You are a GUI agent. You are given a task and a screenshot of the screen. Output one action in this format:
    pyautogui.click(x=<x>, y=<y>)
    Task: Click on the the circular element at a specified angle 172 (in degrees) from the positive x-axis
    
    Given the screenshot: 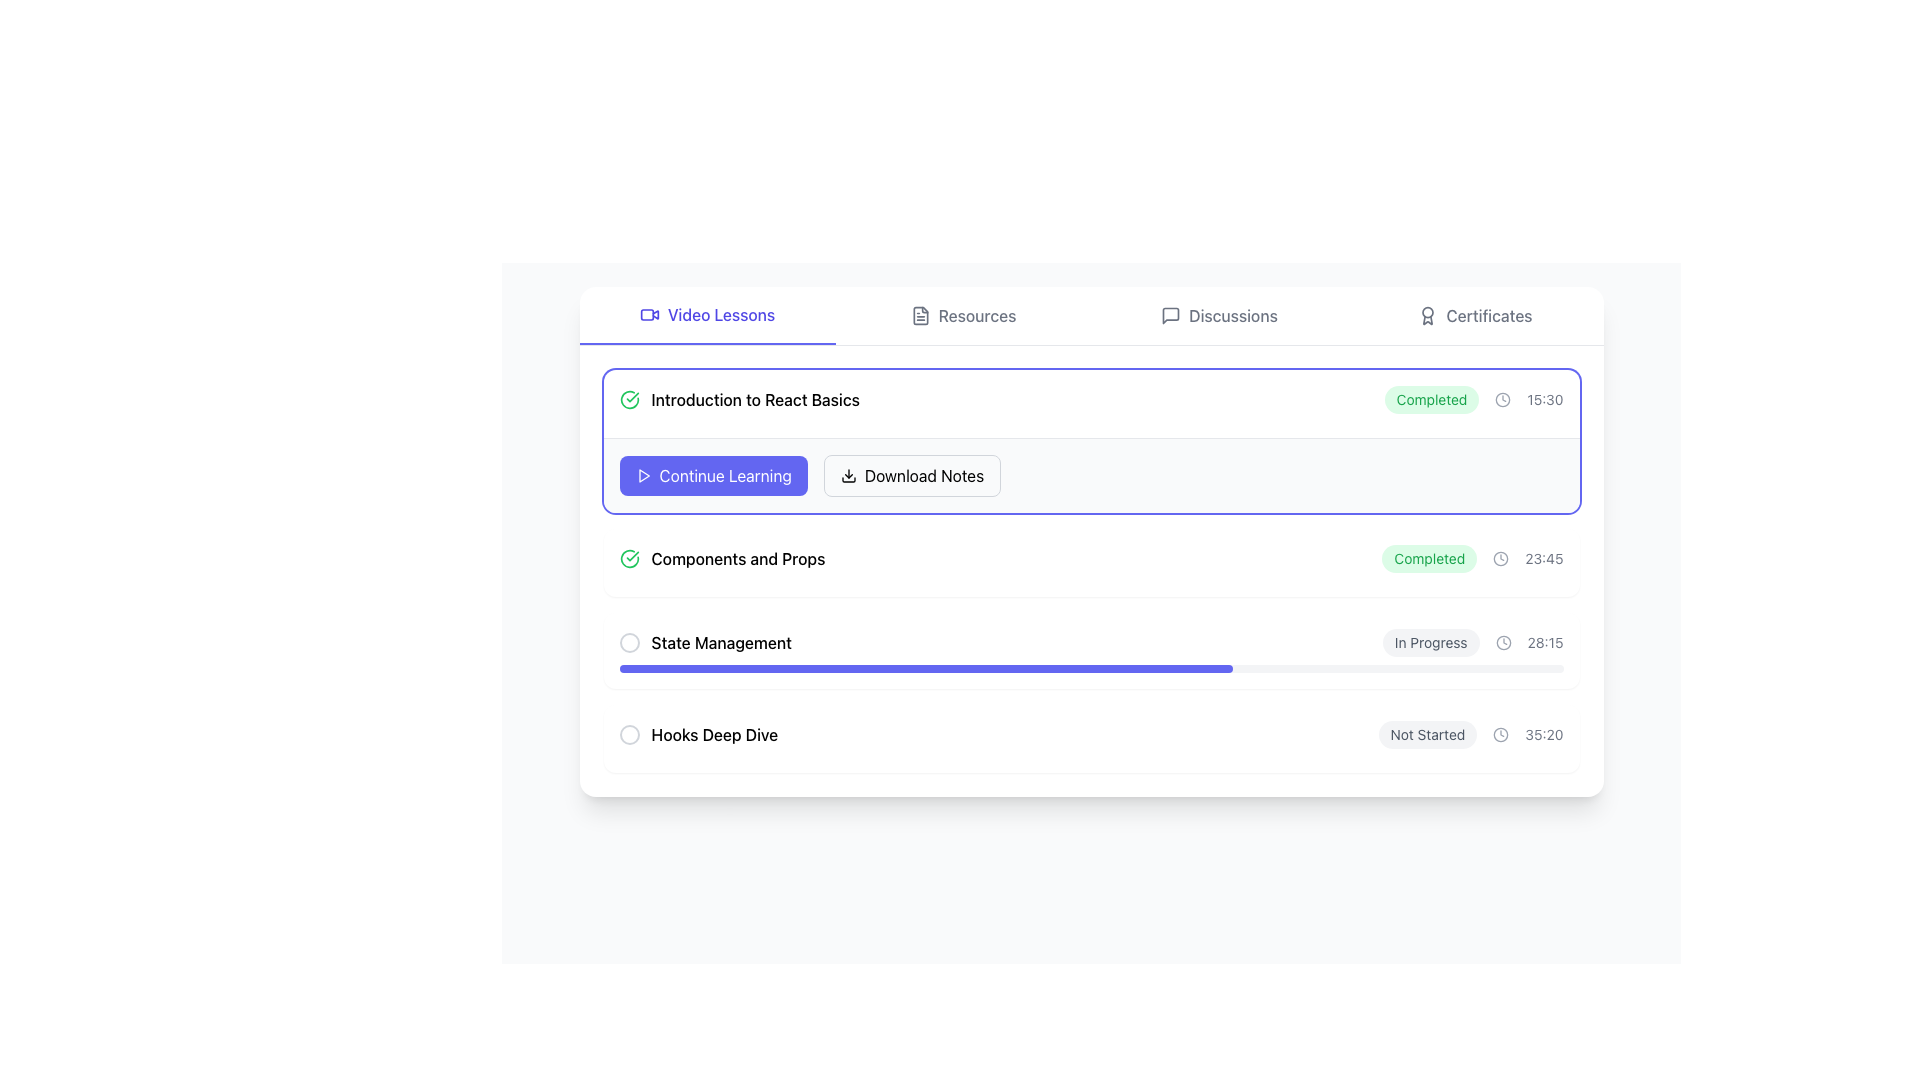 What is the action you would take?
    pyautogui.click(x=1491, y=735)
    